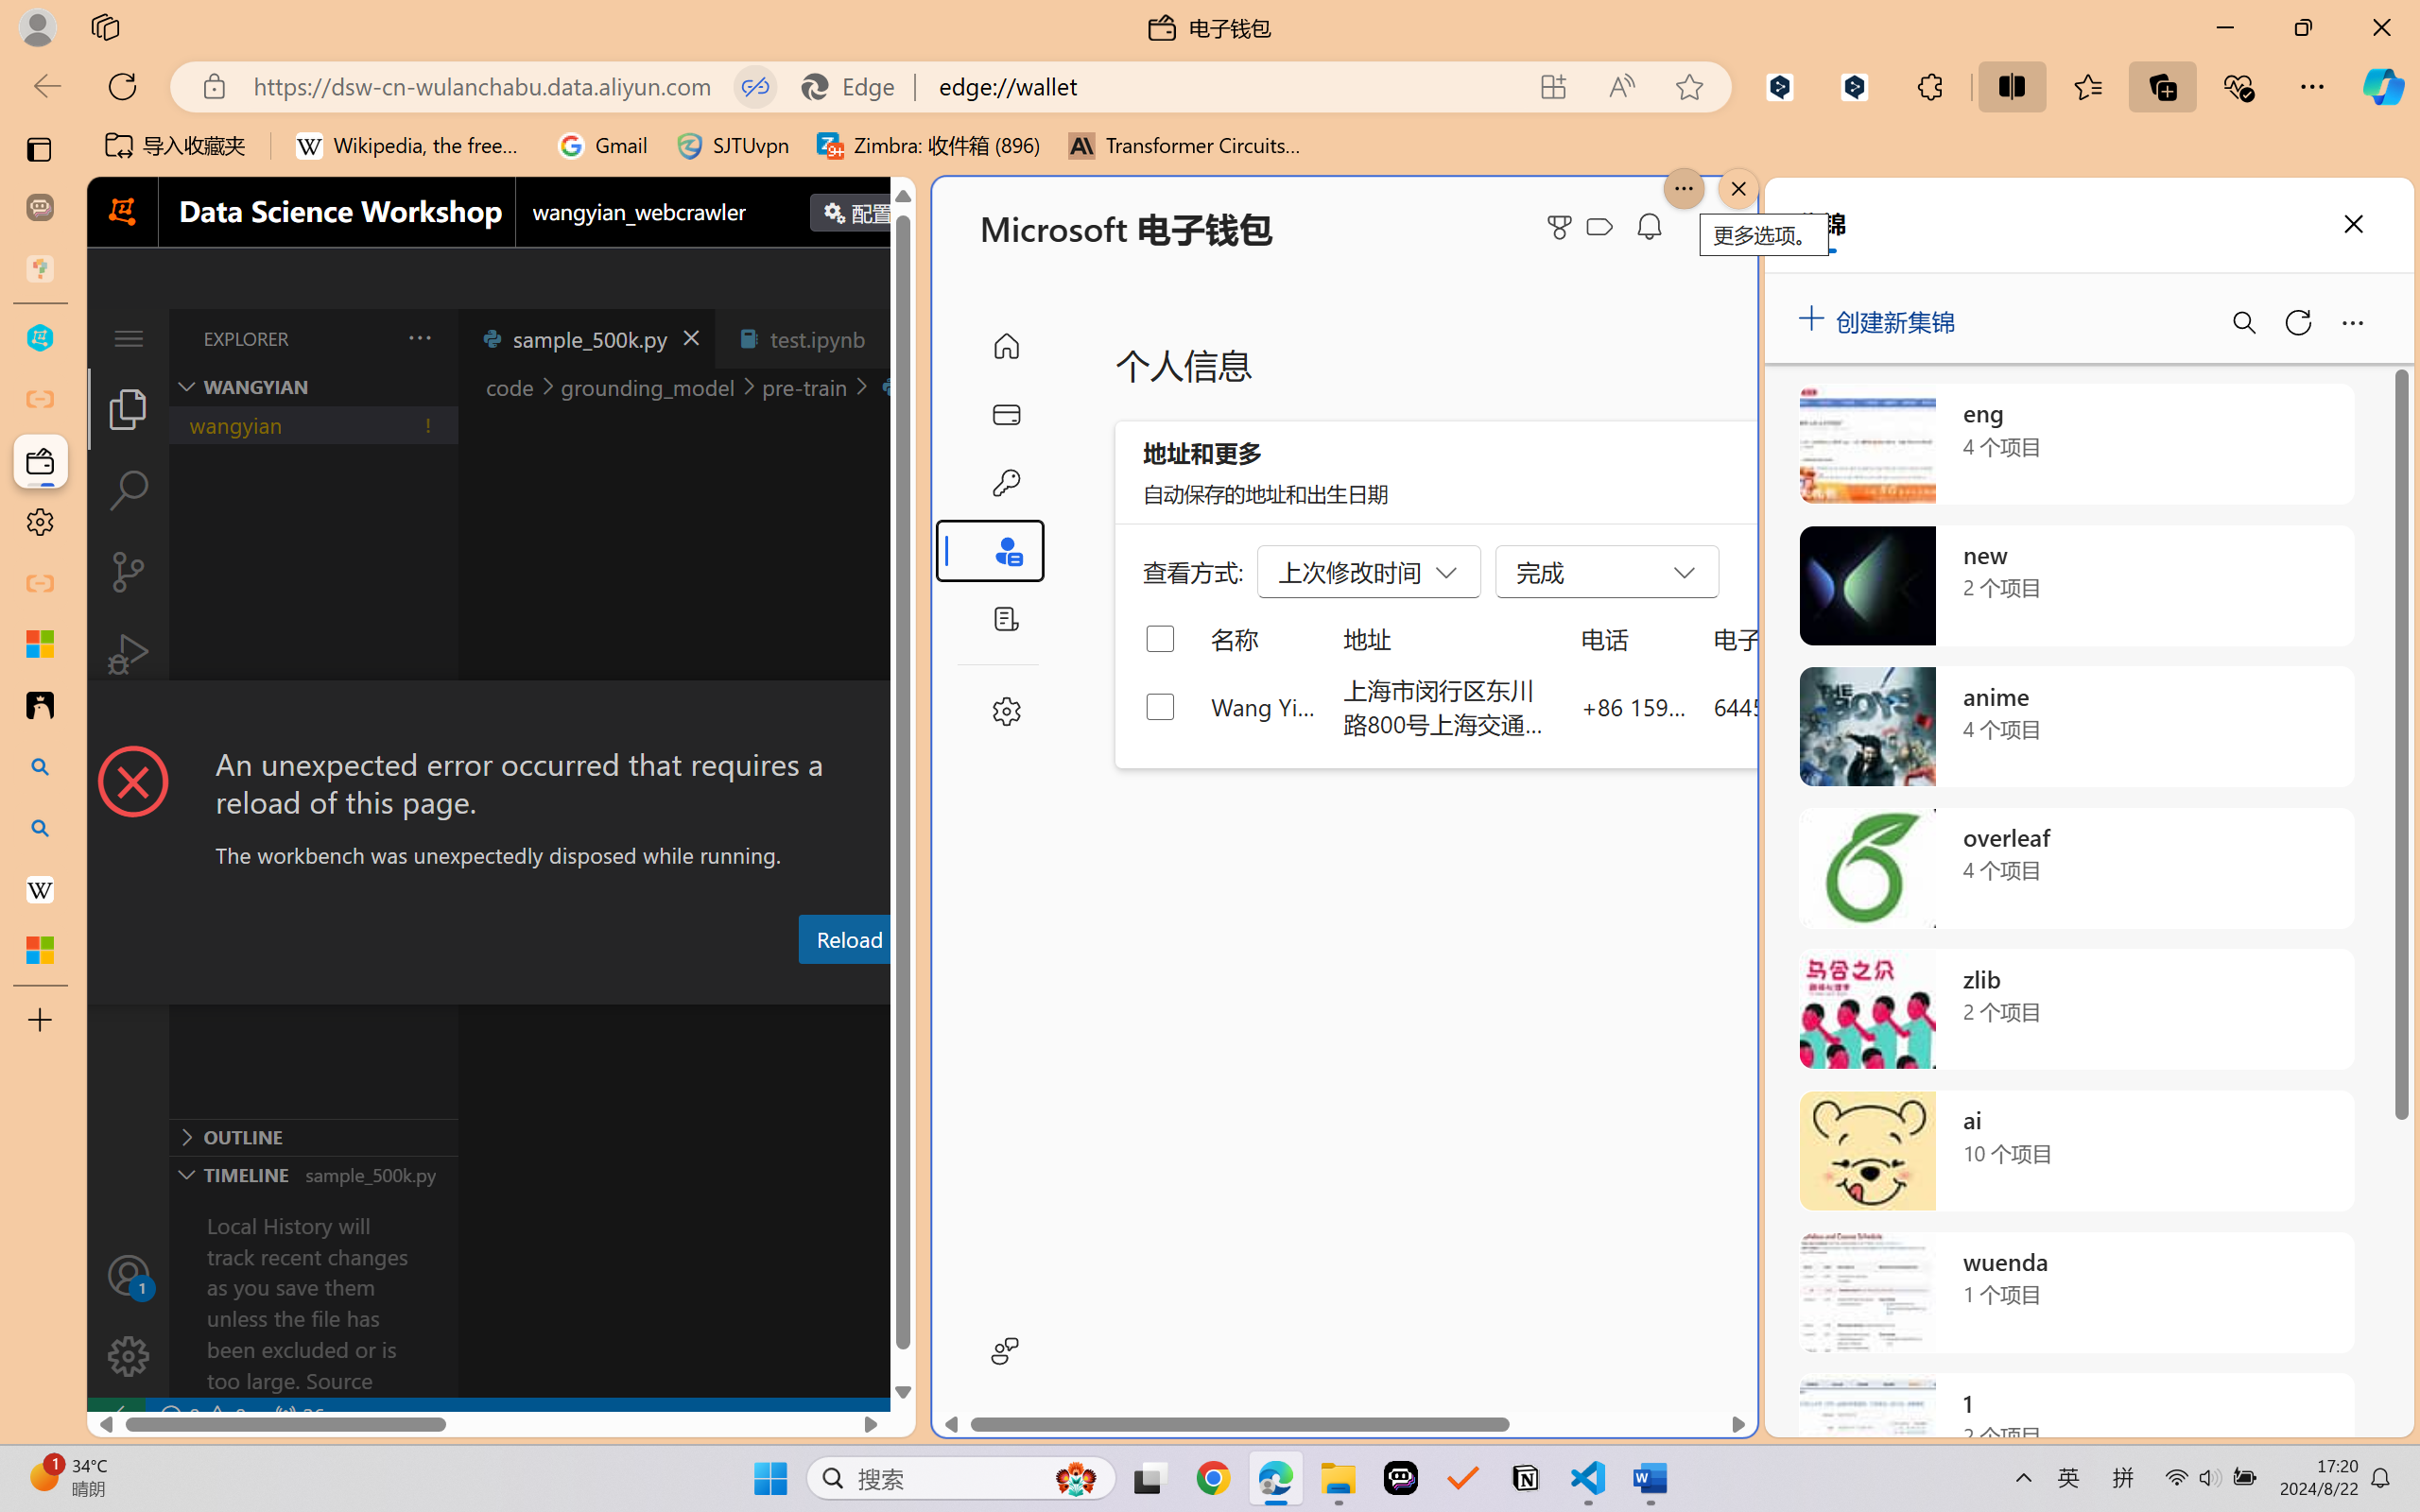 This screenshot has height=1512, width=2420. What do you see at coordinates (1563, 227) in the screenshot?
I see `'Microsoft Rewards'` at bounding box center [1563, 227].